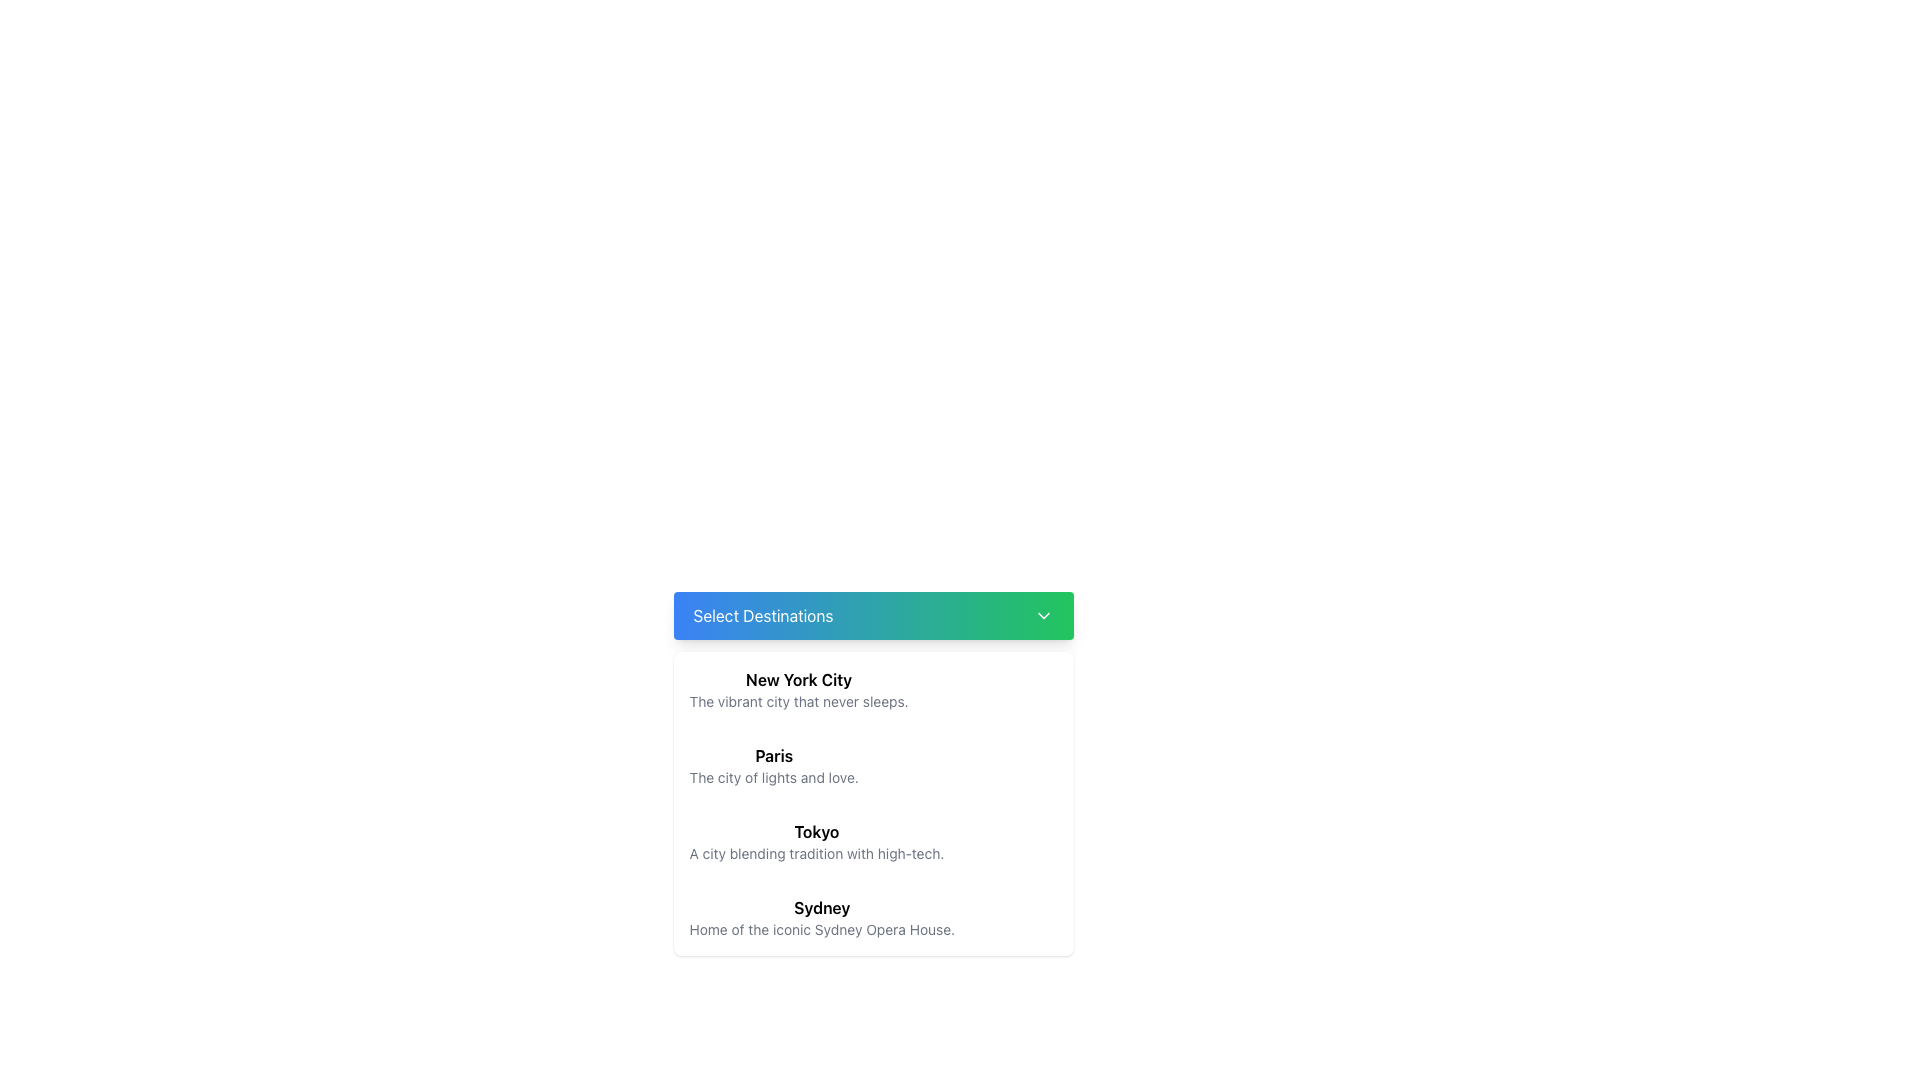 The width and height of the screenshot is (1920, 1080). Describe the element at coordinates (822, 918) in the screenshot. I see `the fourth list item titled 'Sydney' in the dropdown menu` at that location.